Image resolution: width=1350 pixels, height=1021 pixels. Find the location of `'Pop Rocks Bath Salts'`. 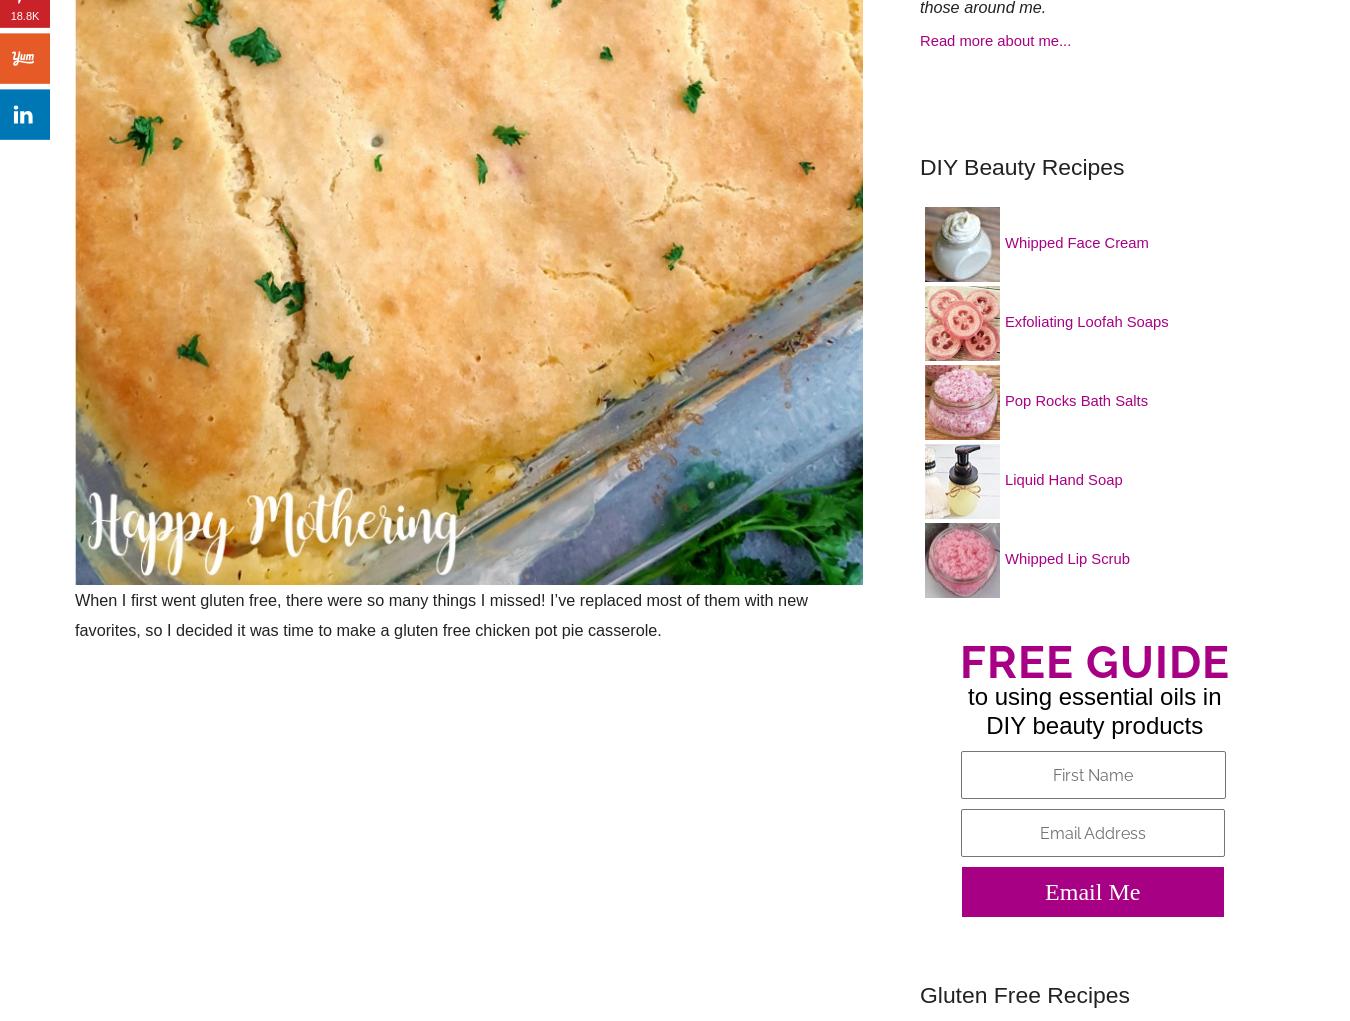

'Pop Rocks Bath Salts' is located at coordinates (1082, 399).